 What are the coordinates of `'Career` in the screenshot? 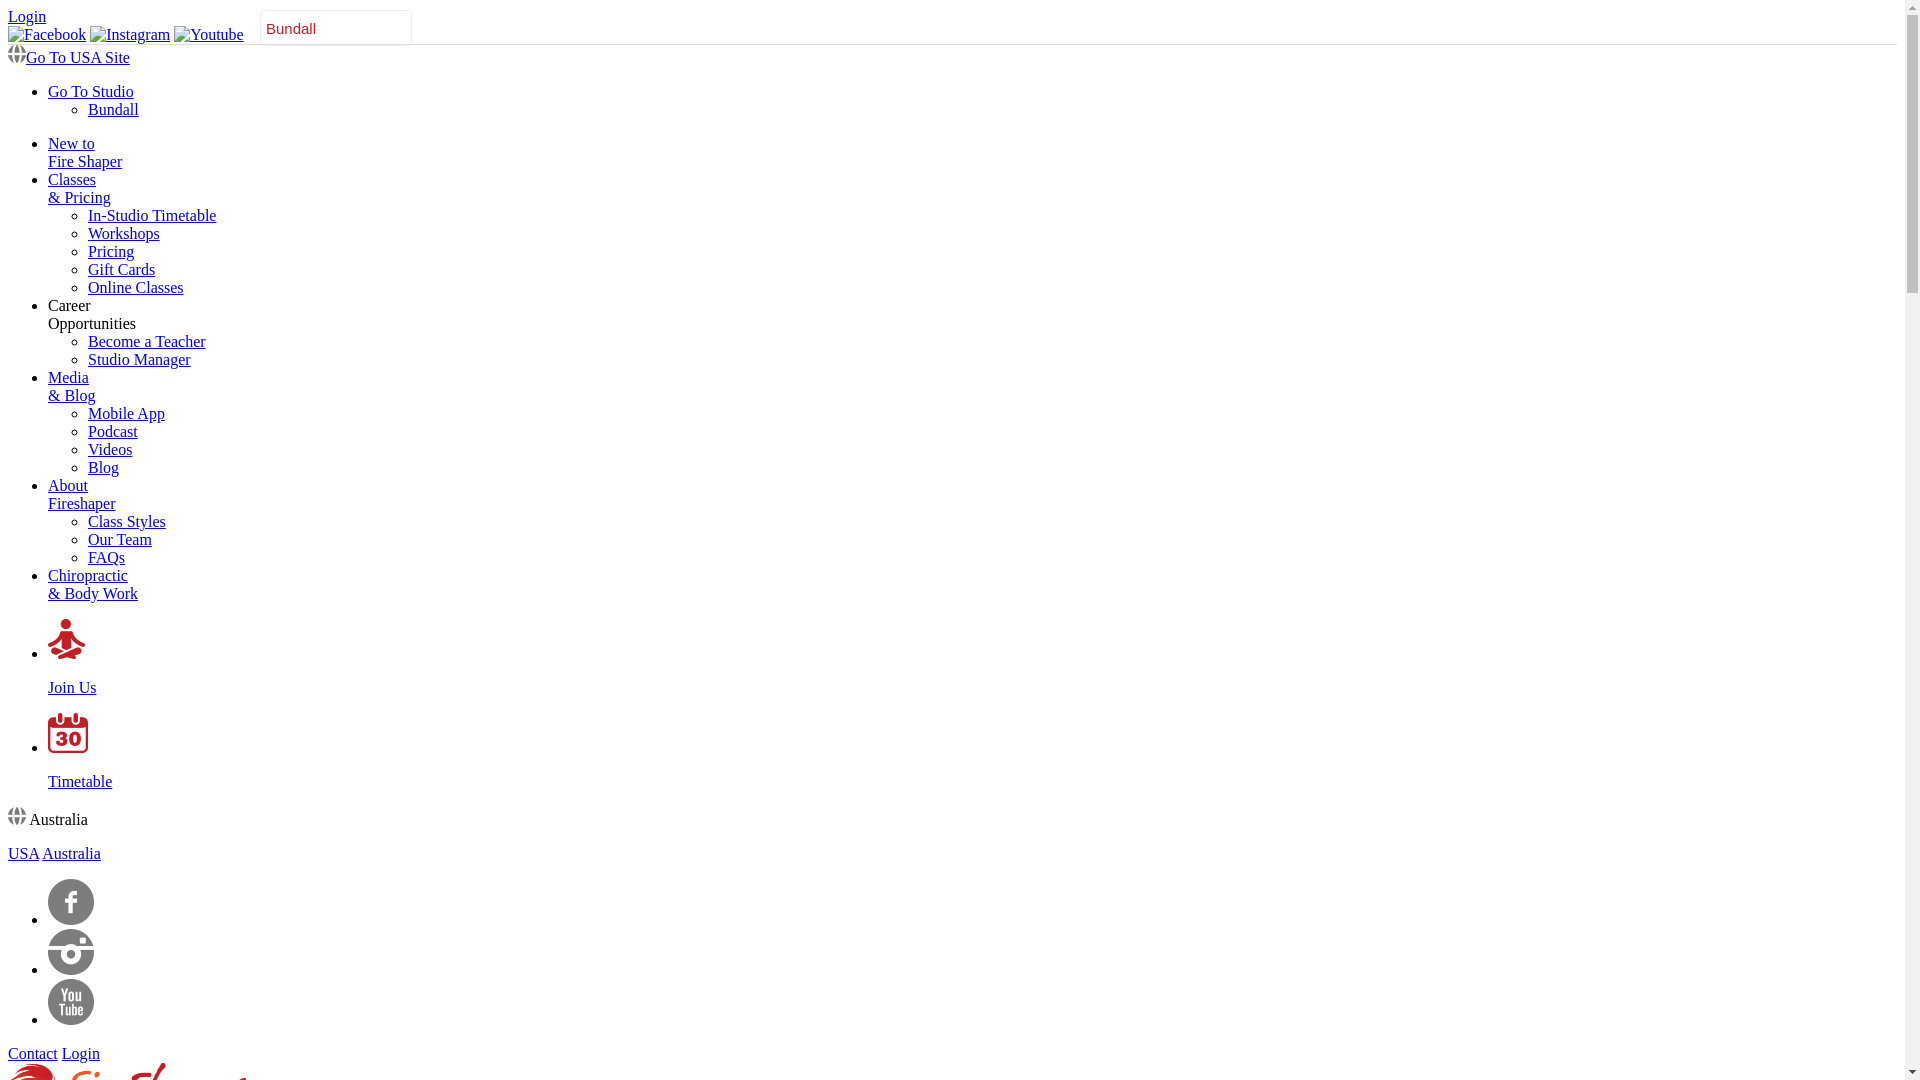 It's located at (90, 314).